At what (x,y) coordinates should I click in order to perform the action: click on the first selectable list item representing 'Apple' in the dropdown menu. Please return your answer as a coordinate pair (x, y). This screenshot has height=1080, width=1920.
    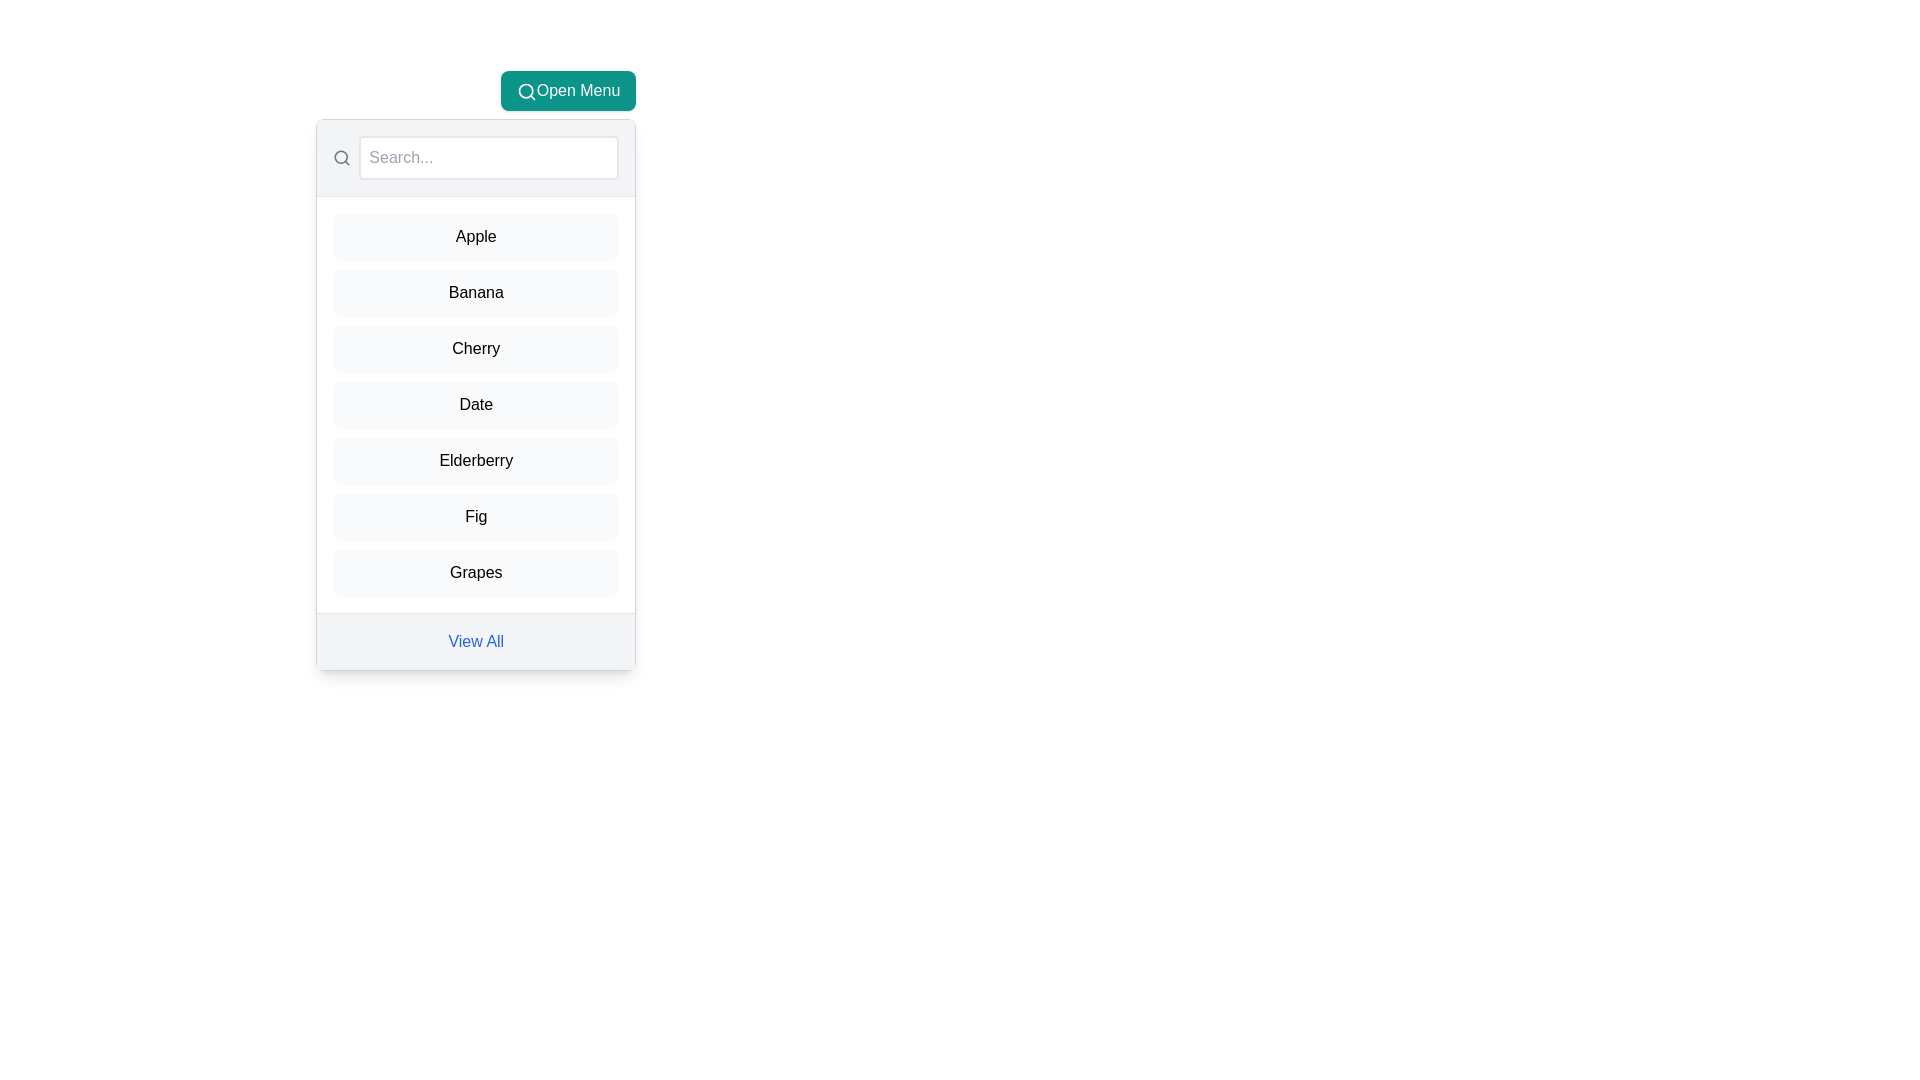
    Looking at the image, I should click on (475, 235).